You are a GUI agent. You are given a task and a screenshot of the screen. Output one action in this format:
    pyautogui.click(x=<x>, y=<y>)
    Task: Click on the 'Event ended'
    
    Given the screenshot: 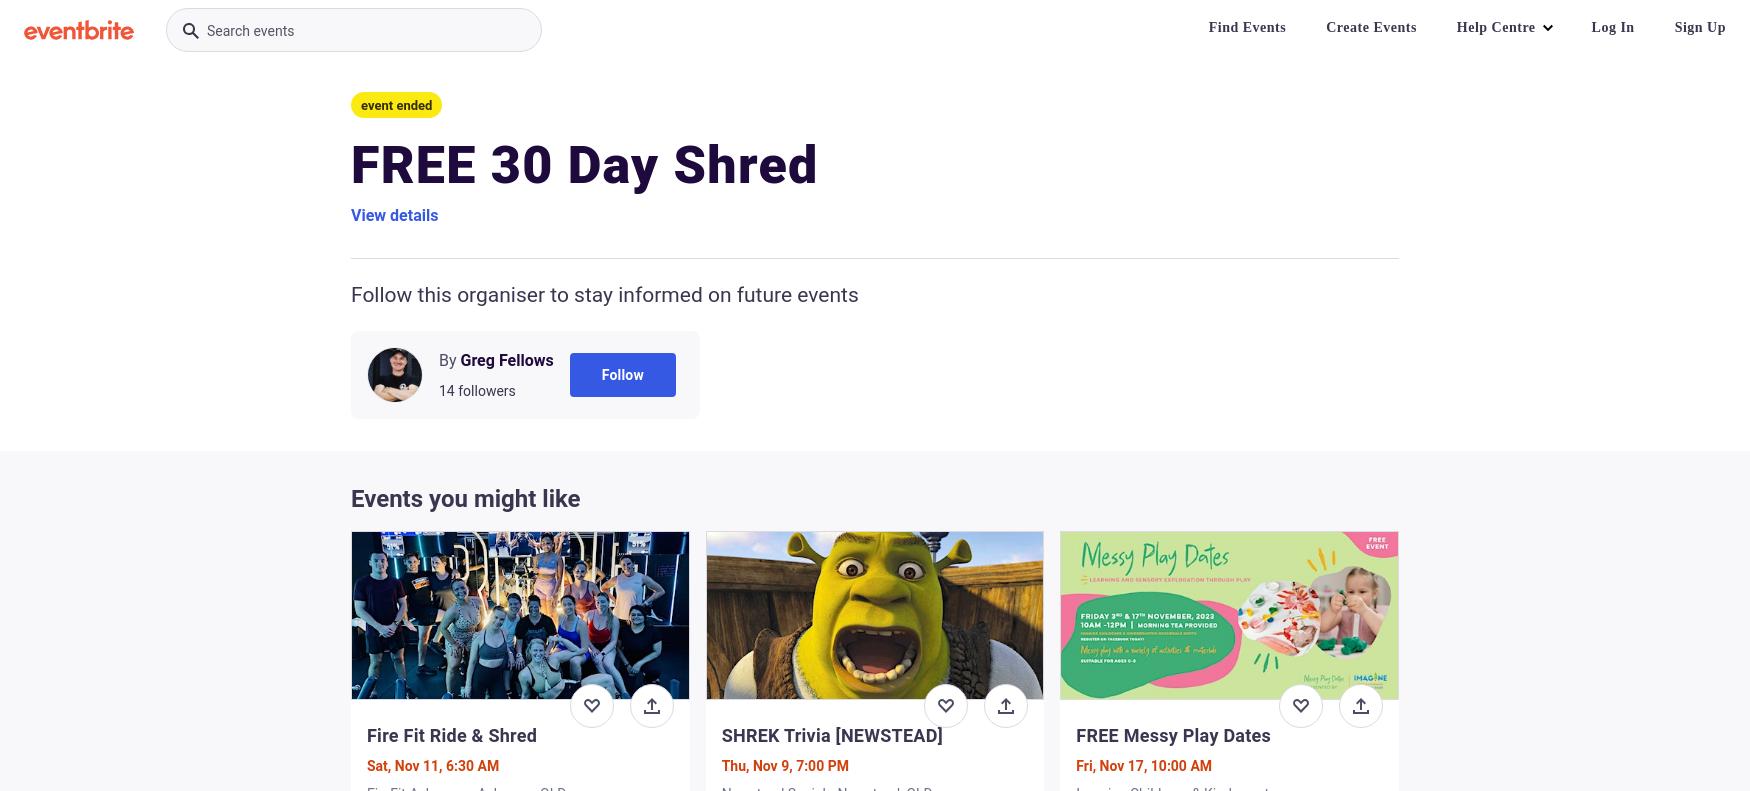 What is the action you would take?
    pyautogui.click(x=395, y=105)
    